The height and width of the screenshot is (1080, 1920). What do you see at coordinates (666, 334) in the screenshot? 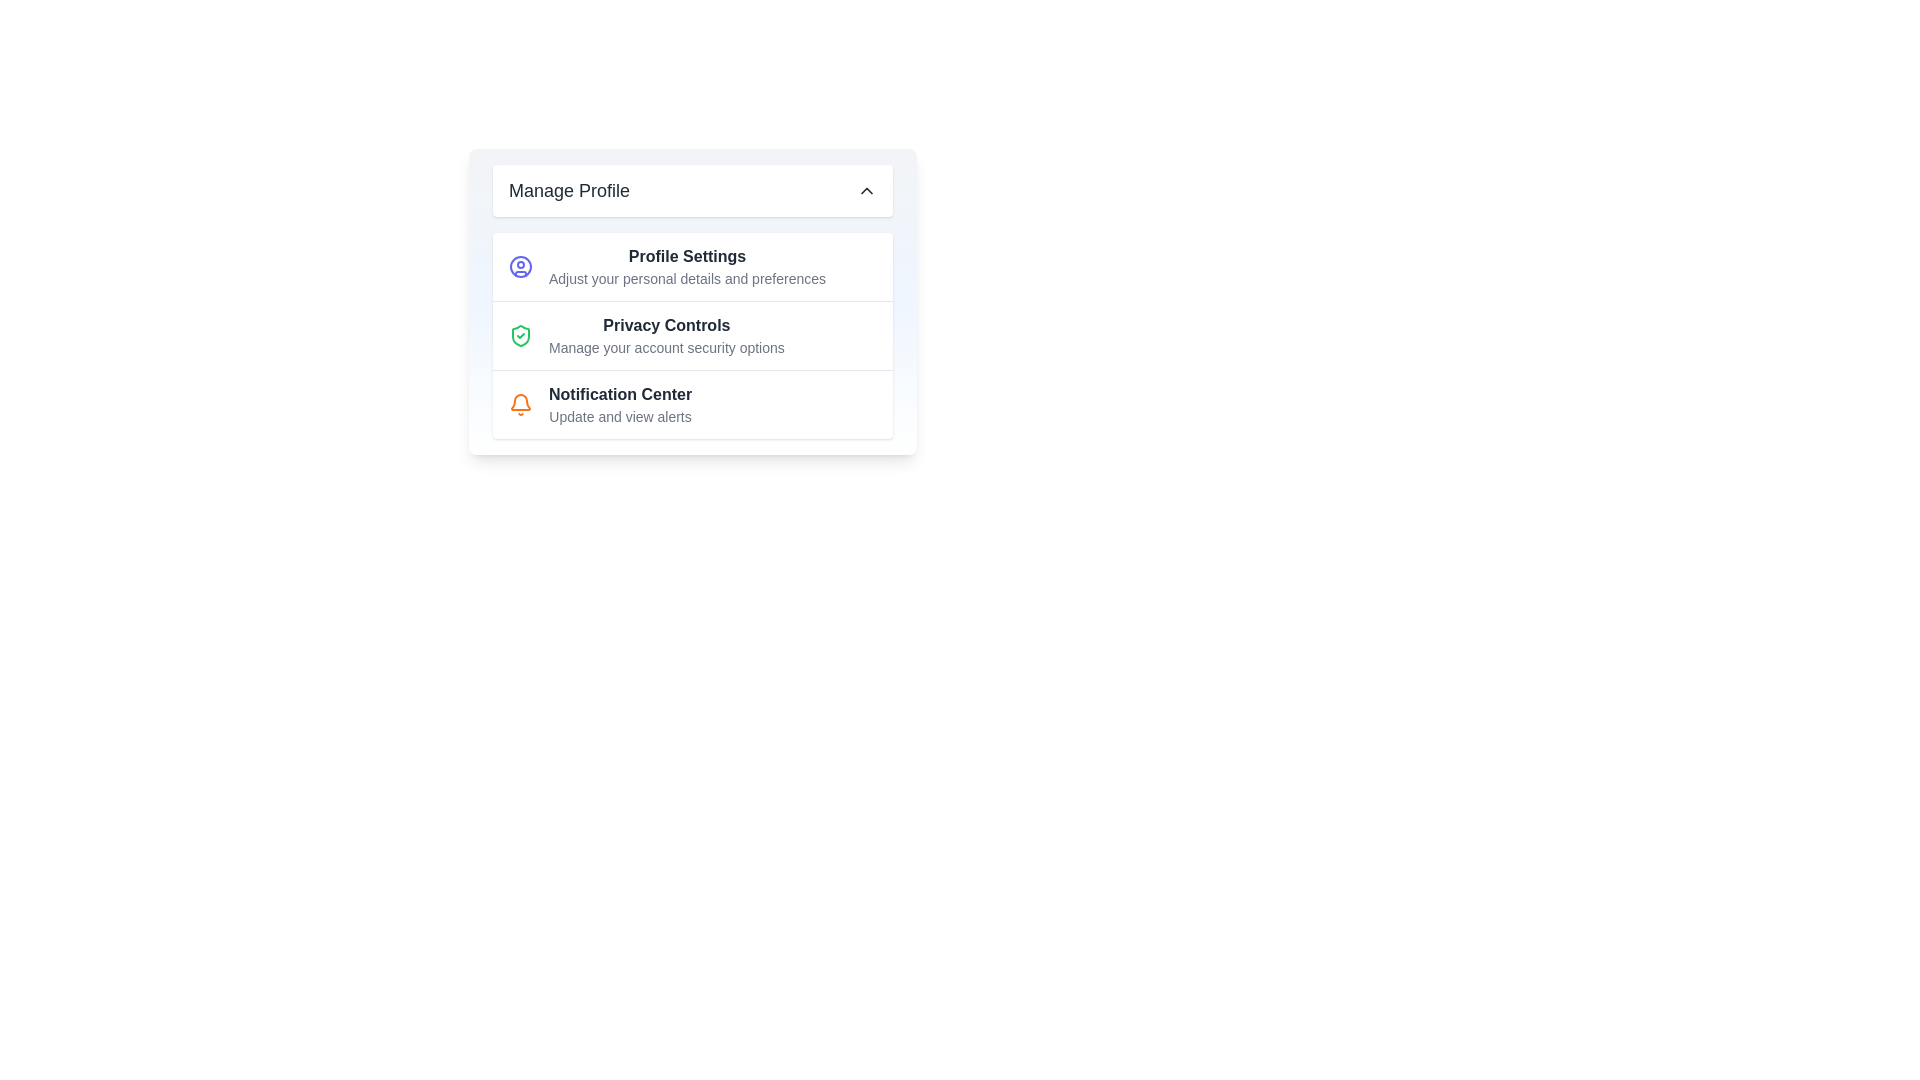
I see `the second Navigation link under 'Manage Profile'` at bounding box center [666, 334].